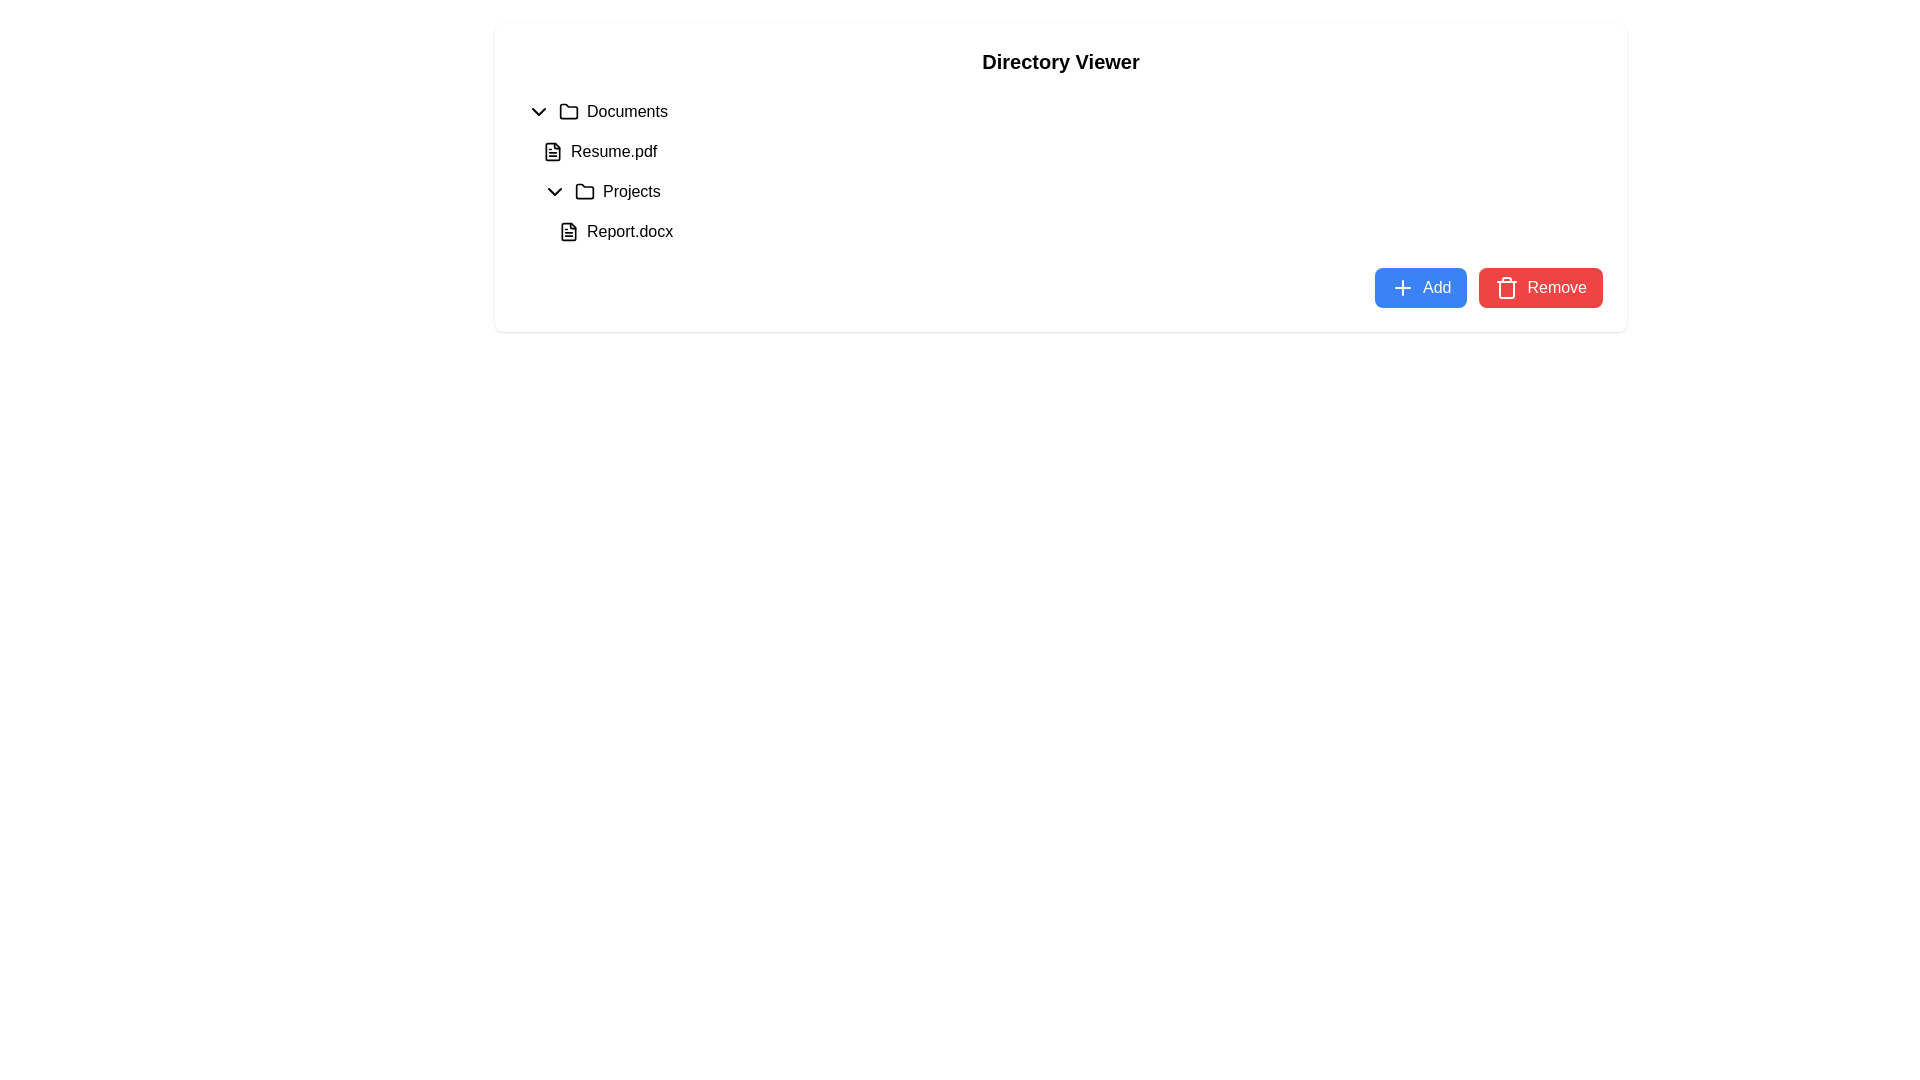  I want to click on the SVG-based file icon representing 'Report.docx', which is positioned to the left of its text label in the directory tree under the 'Projects' folder, so click(568, 230).